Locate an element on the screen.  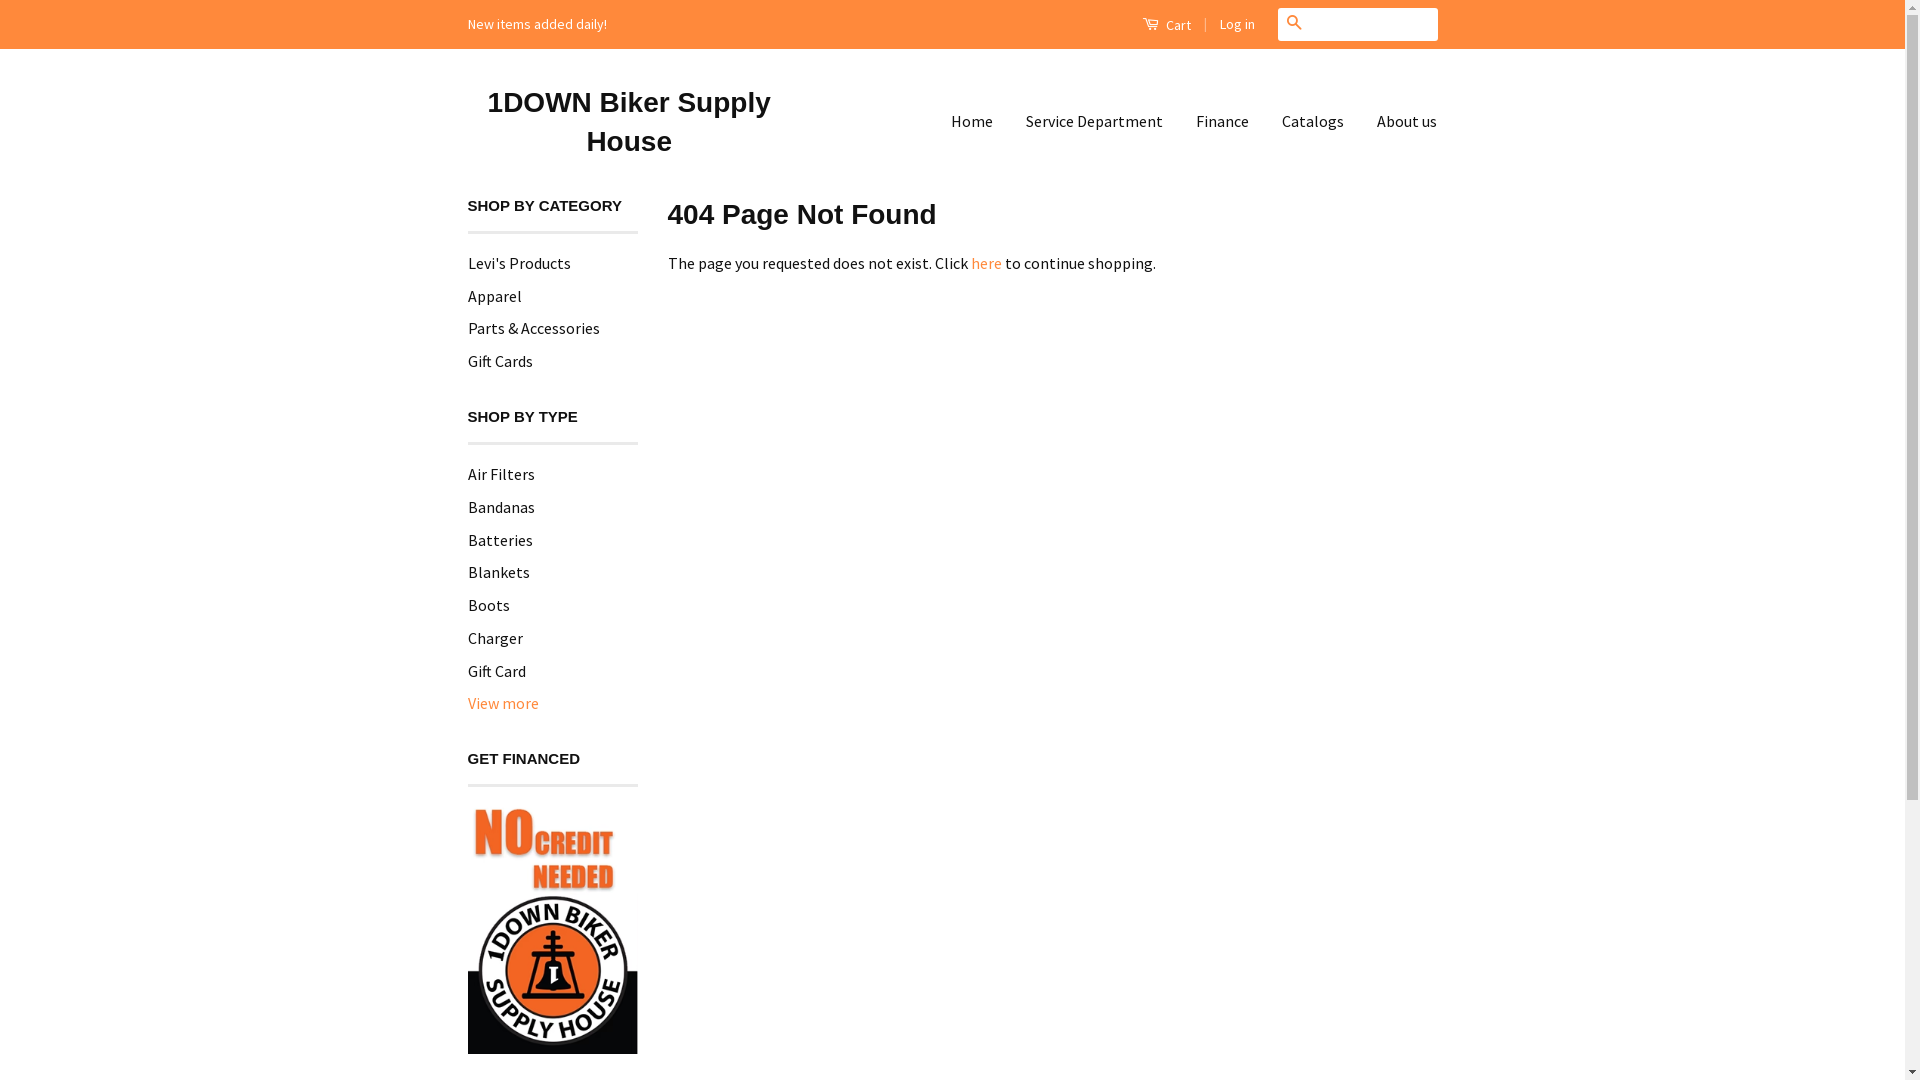
'Service Department' is located at coordinates (1093, 121).